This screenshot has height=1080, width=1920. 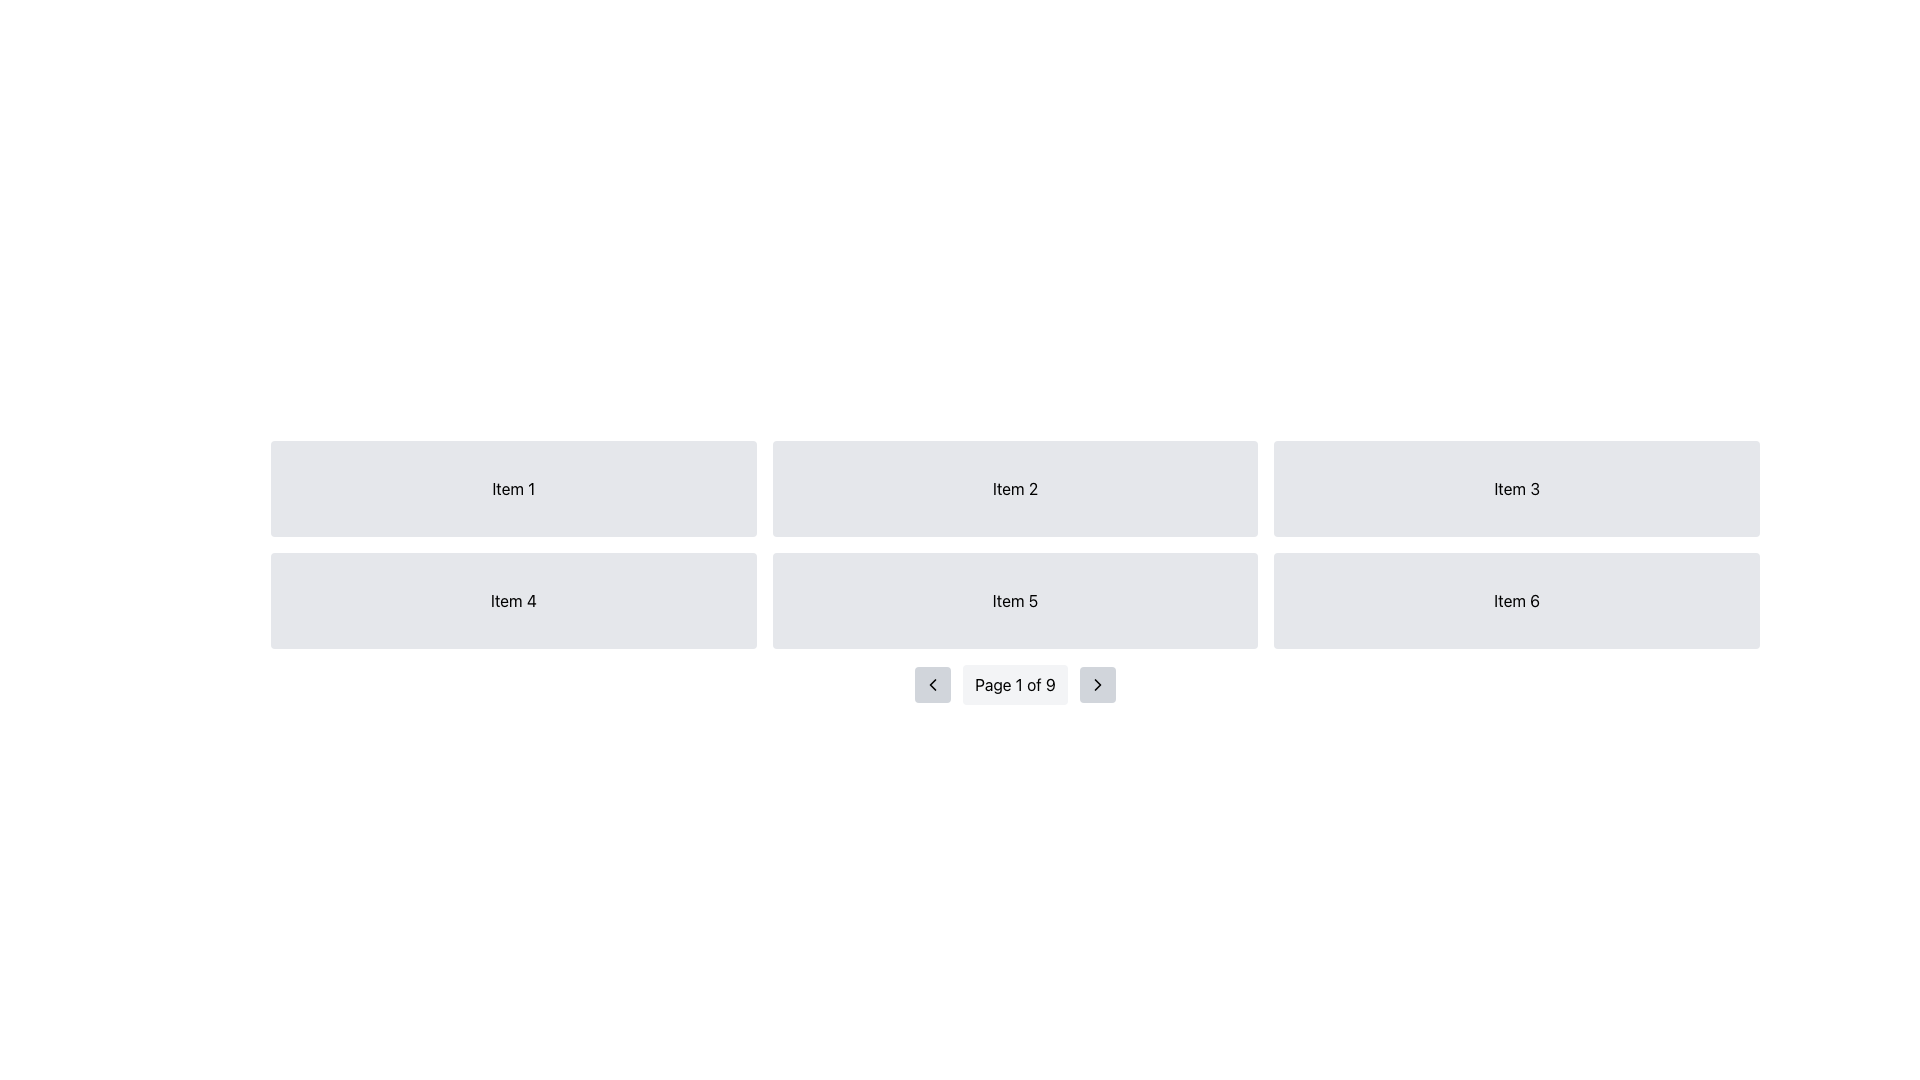 I want to click on the non-interactive label displaying 'Item 2', which is the second item in a grid layout positioned in the first row, middle column, so click(x=1015, y=489).